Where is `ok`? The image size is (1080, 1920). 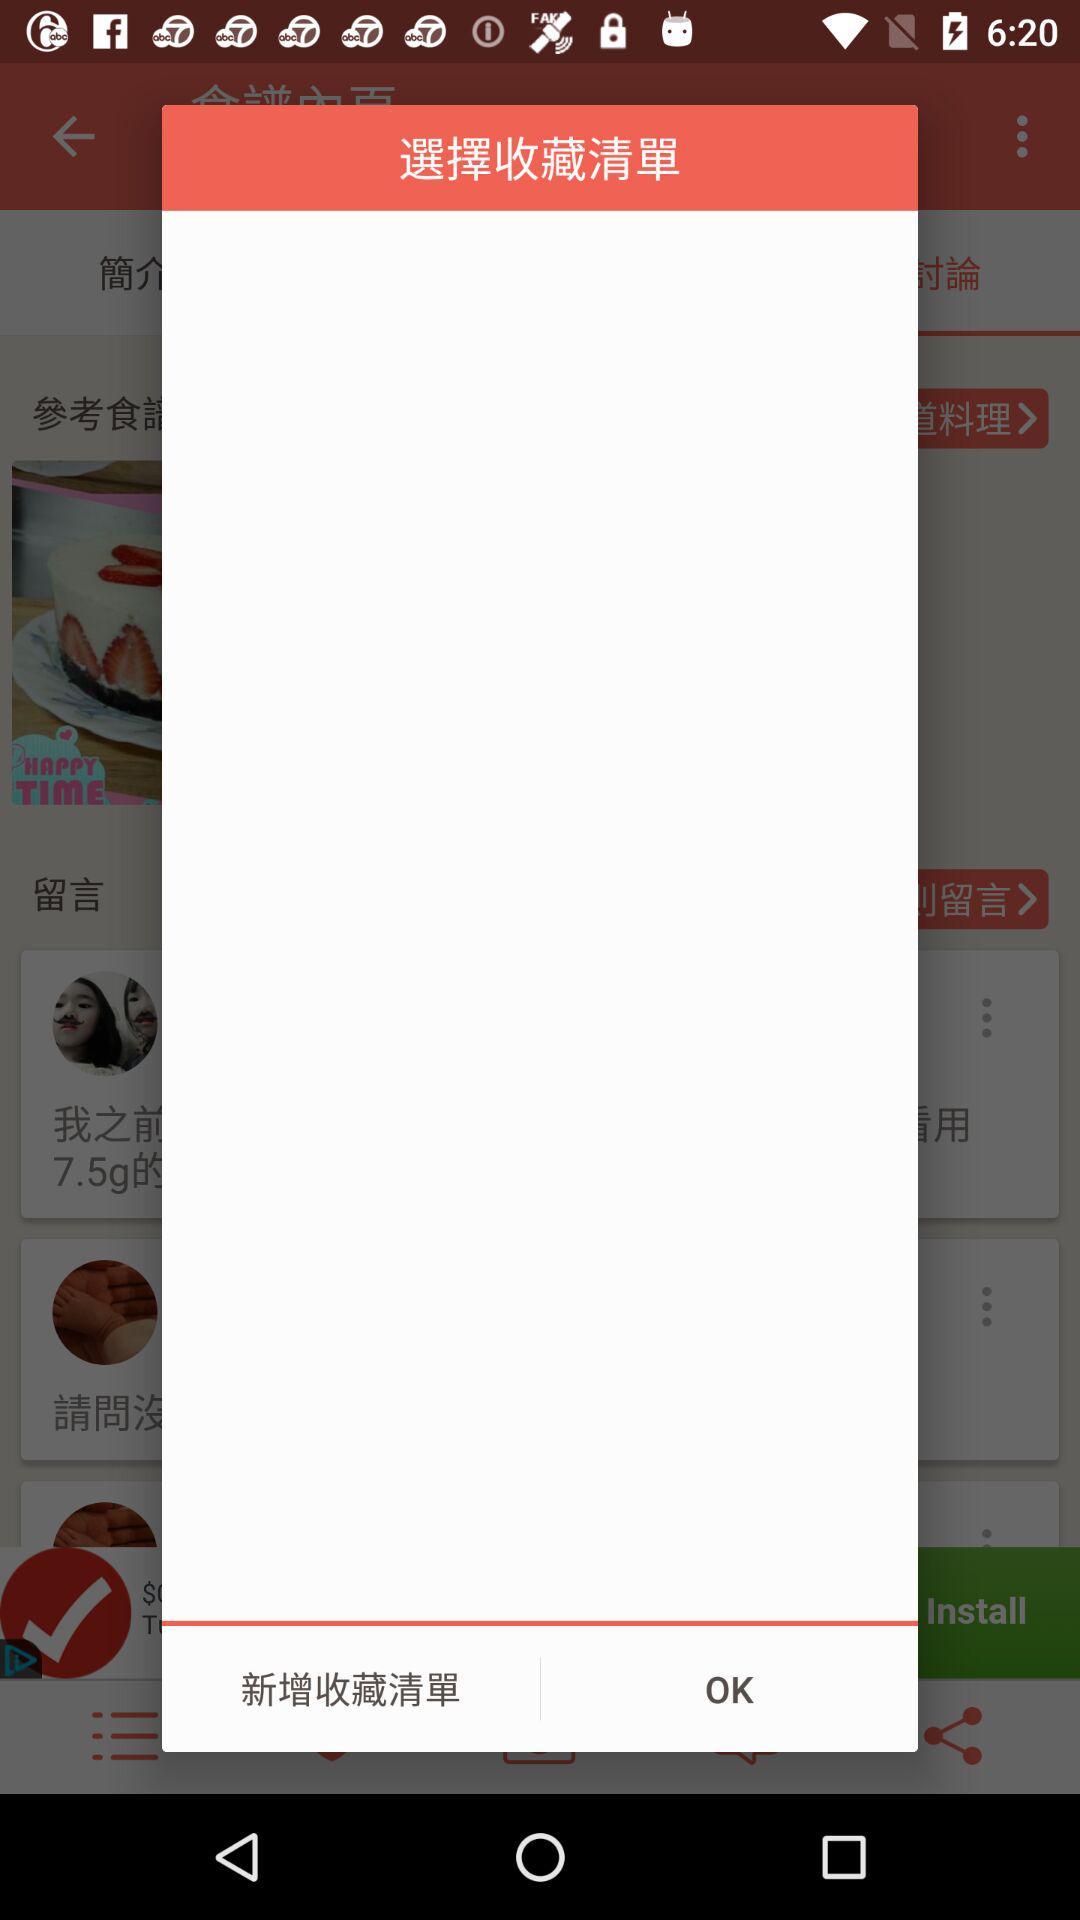 ok is located at coordinates (729, 1688).